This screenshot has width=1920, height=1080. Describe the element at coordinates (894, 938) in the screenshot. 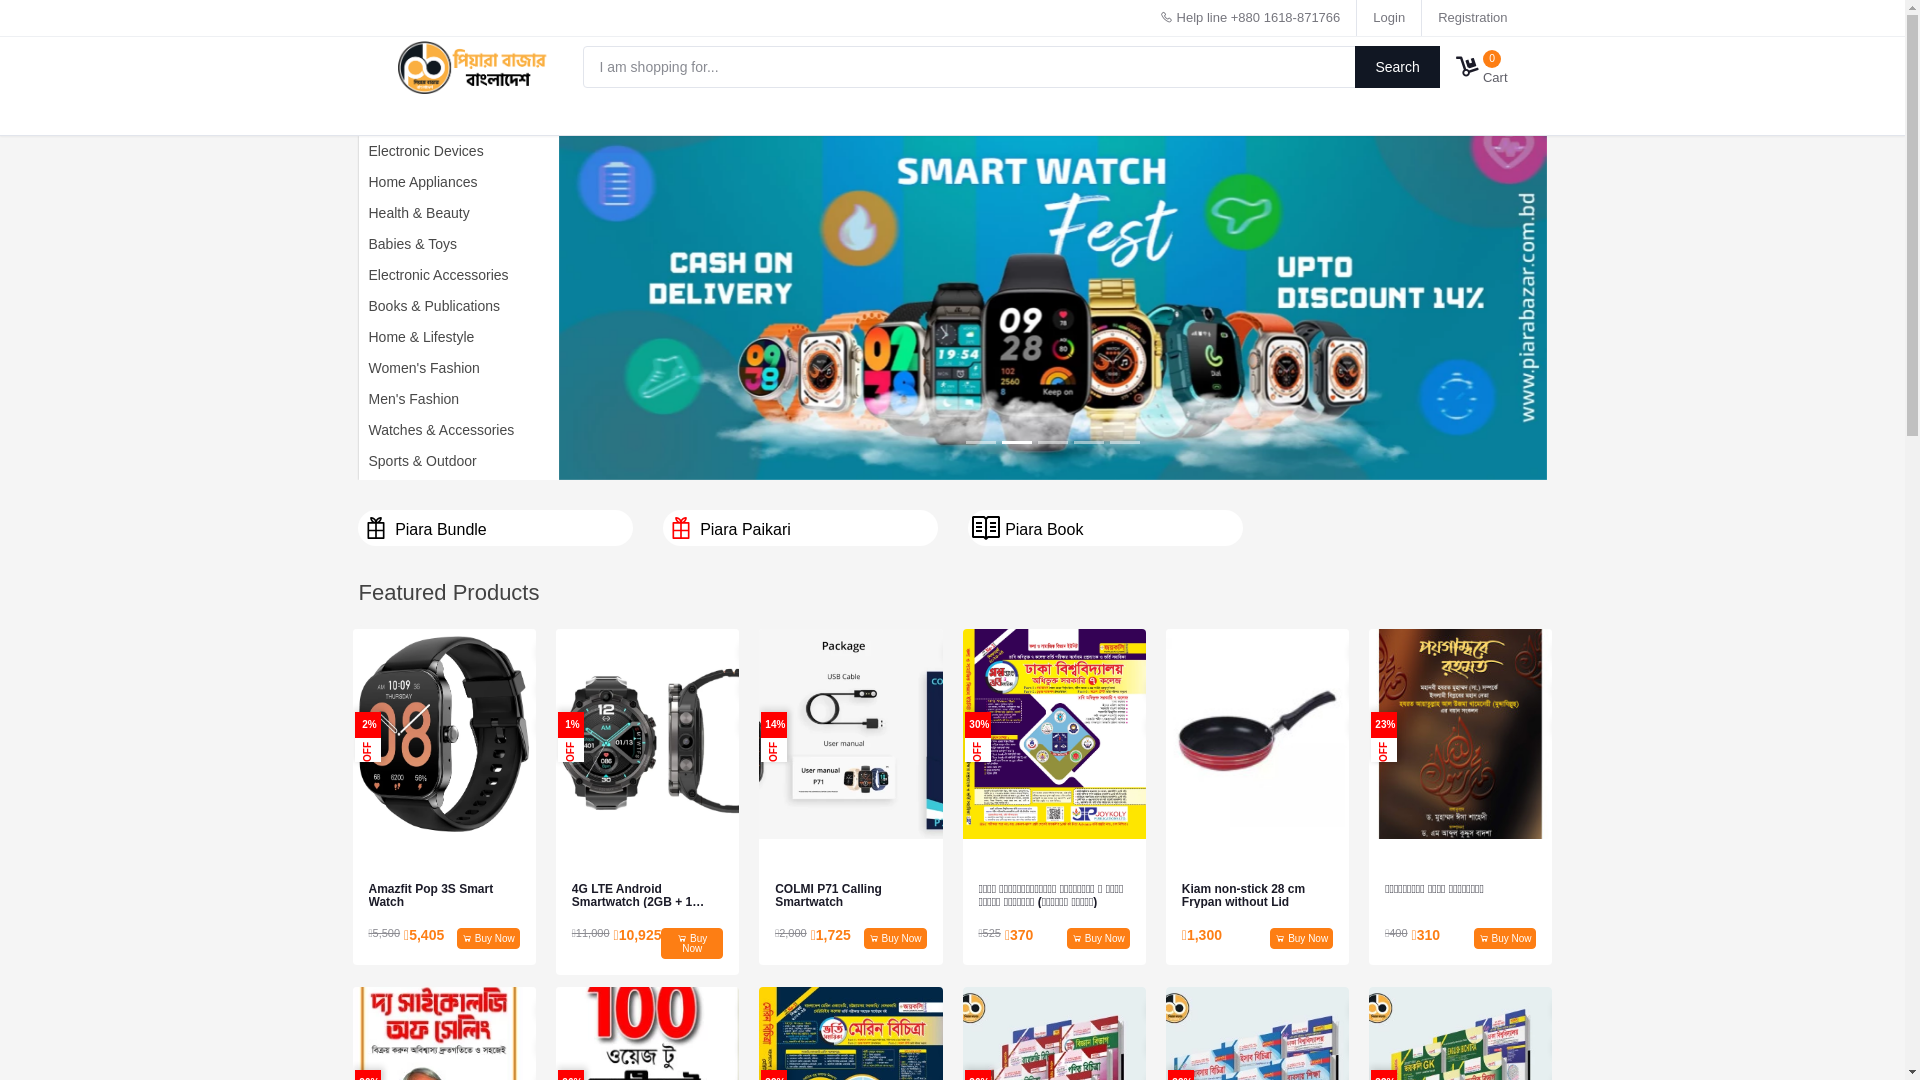

I see `'Buy Now'` at that location.